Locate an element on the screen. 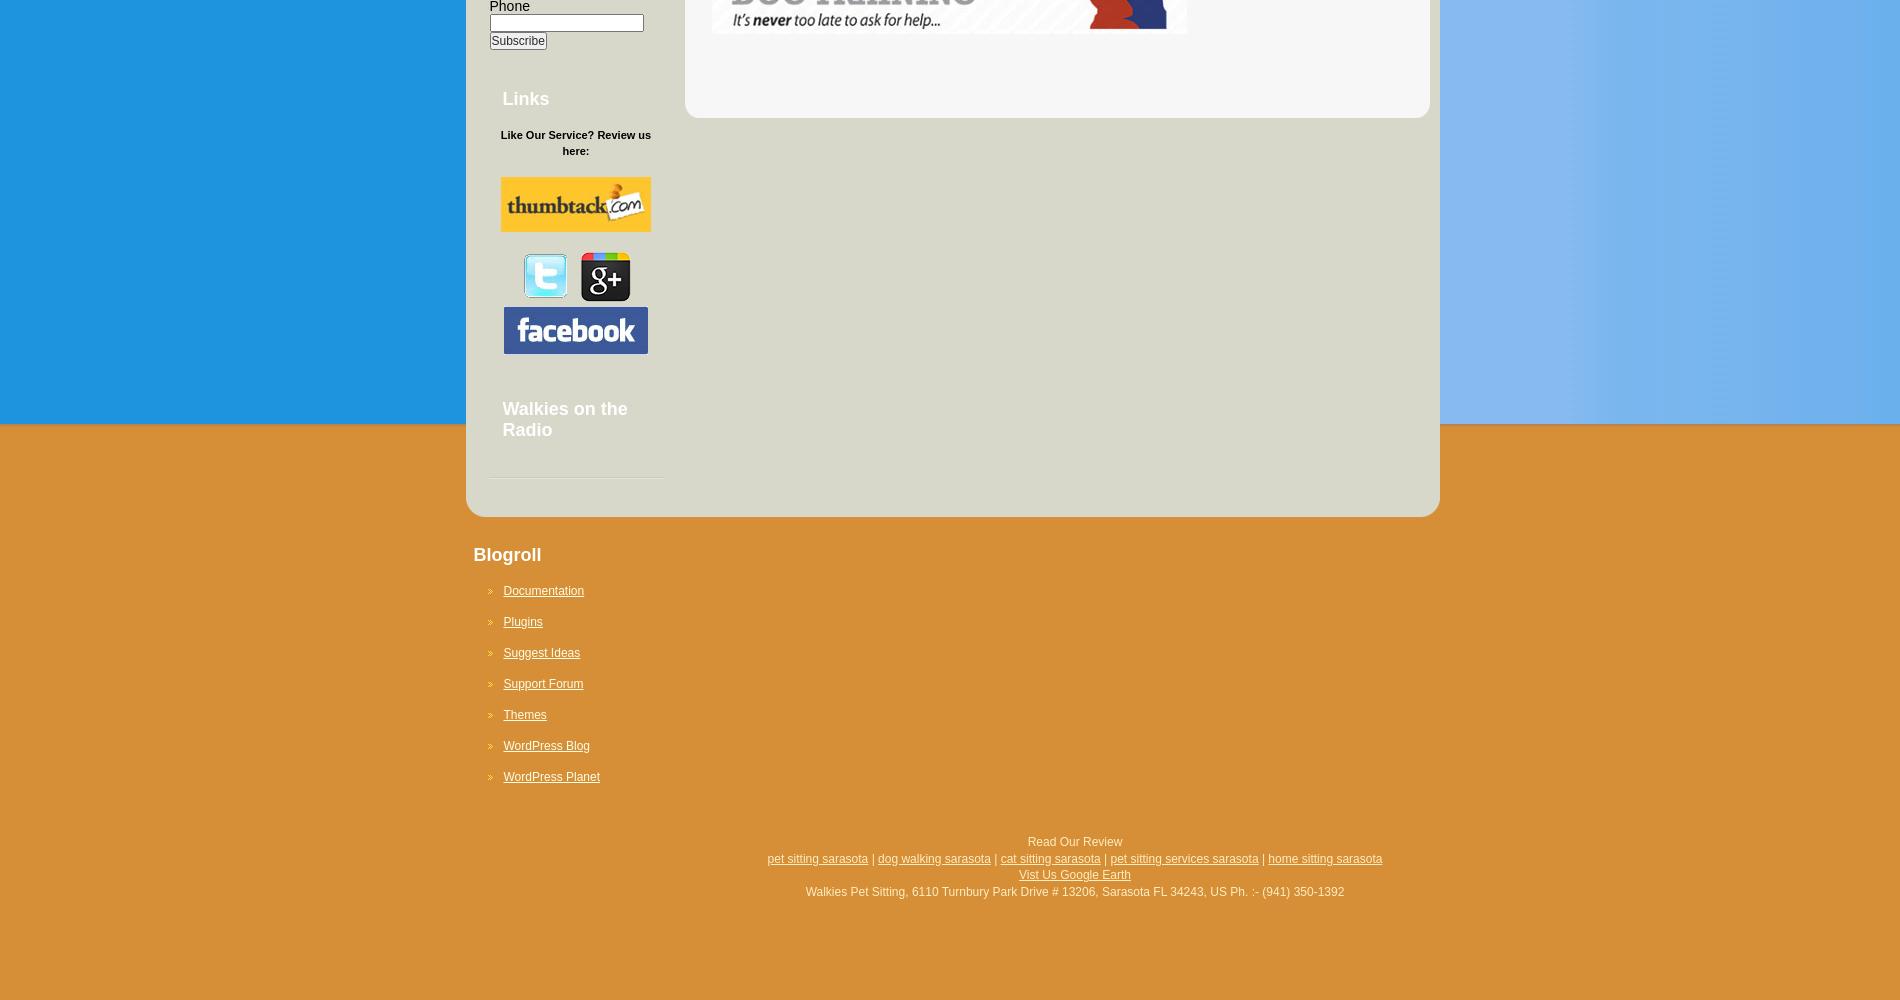 Image resolution: width=1900 pixels, height=1000 pixels. 'Links' is located at coordinates (525, 98).